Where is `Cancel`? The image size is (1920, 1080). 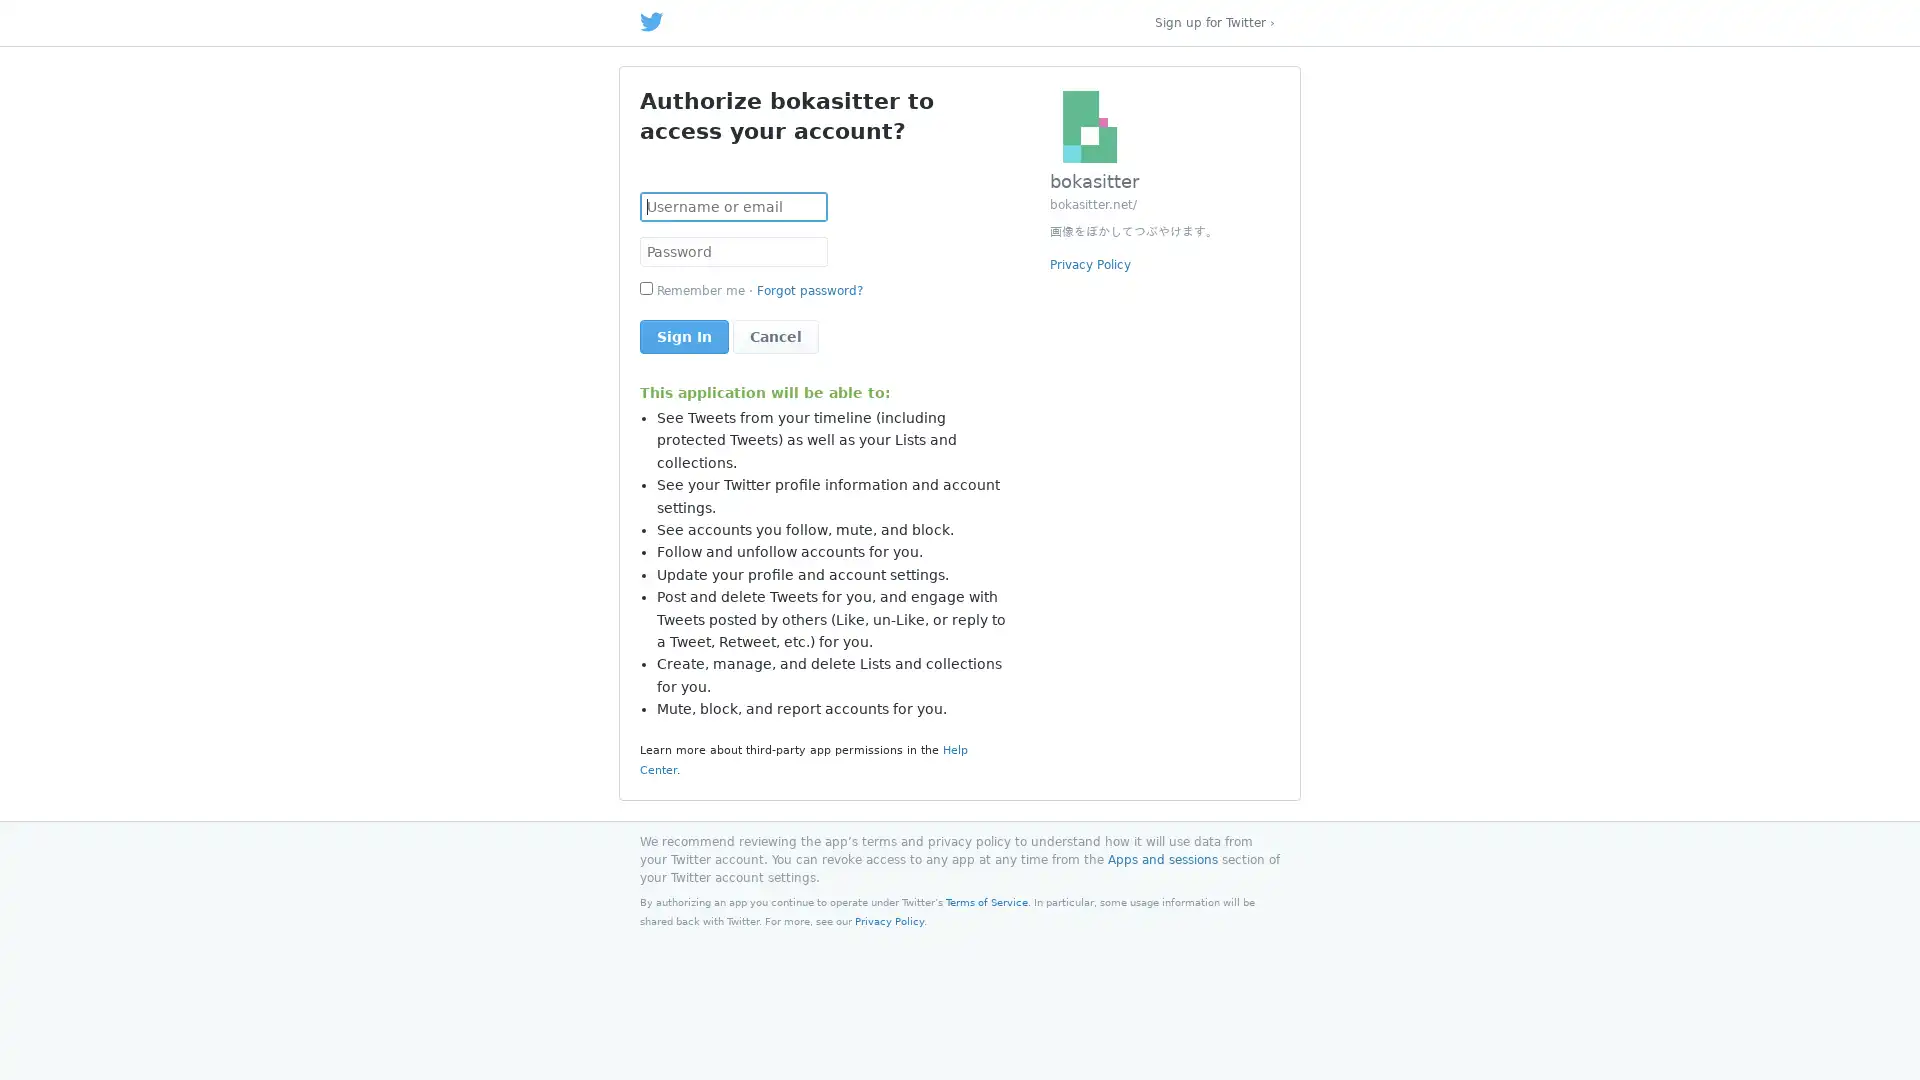 Cancel is located at coordinates (775, 335).